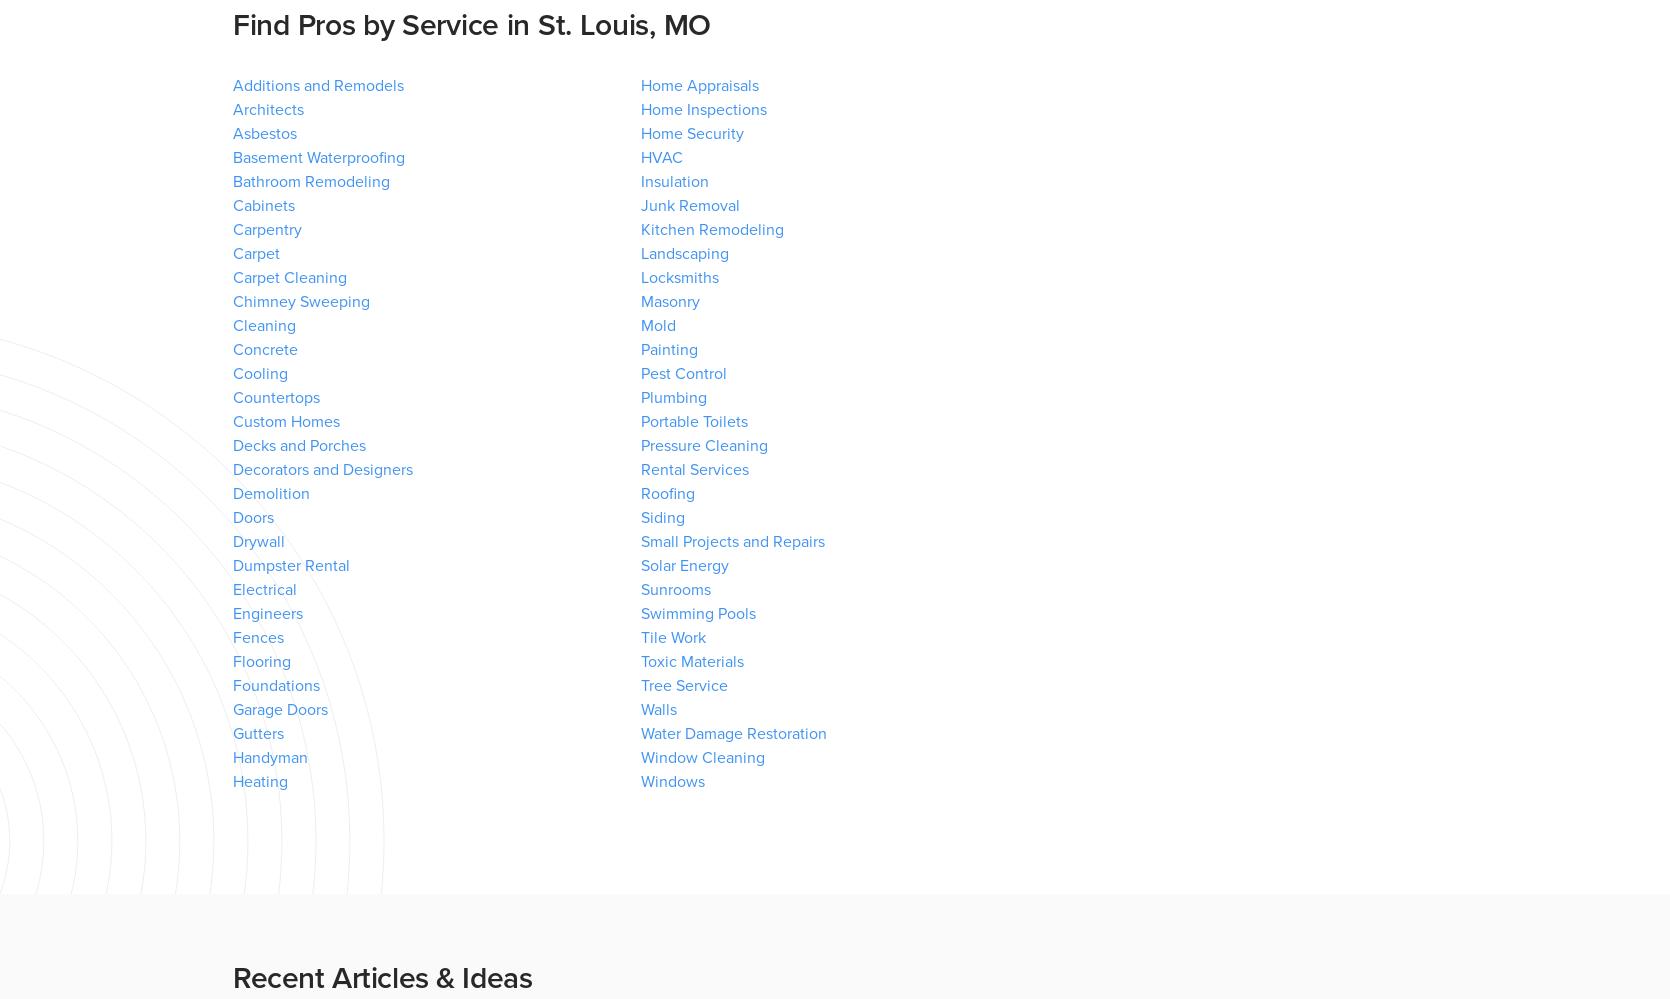  What do you see at coordinates (259, 782) in the screenshot?
I see `'Heating'` at bounding box center [259, 782].